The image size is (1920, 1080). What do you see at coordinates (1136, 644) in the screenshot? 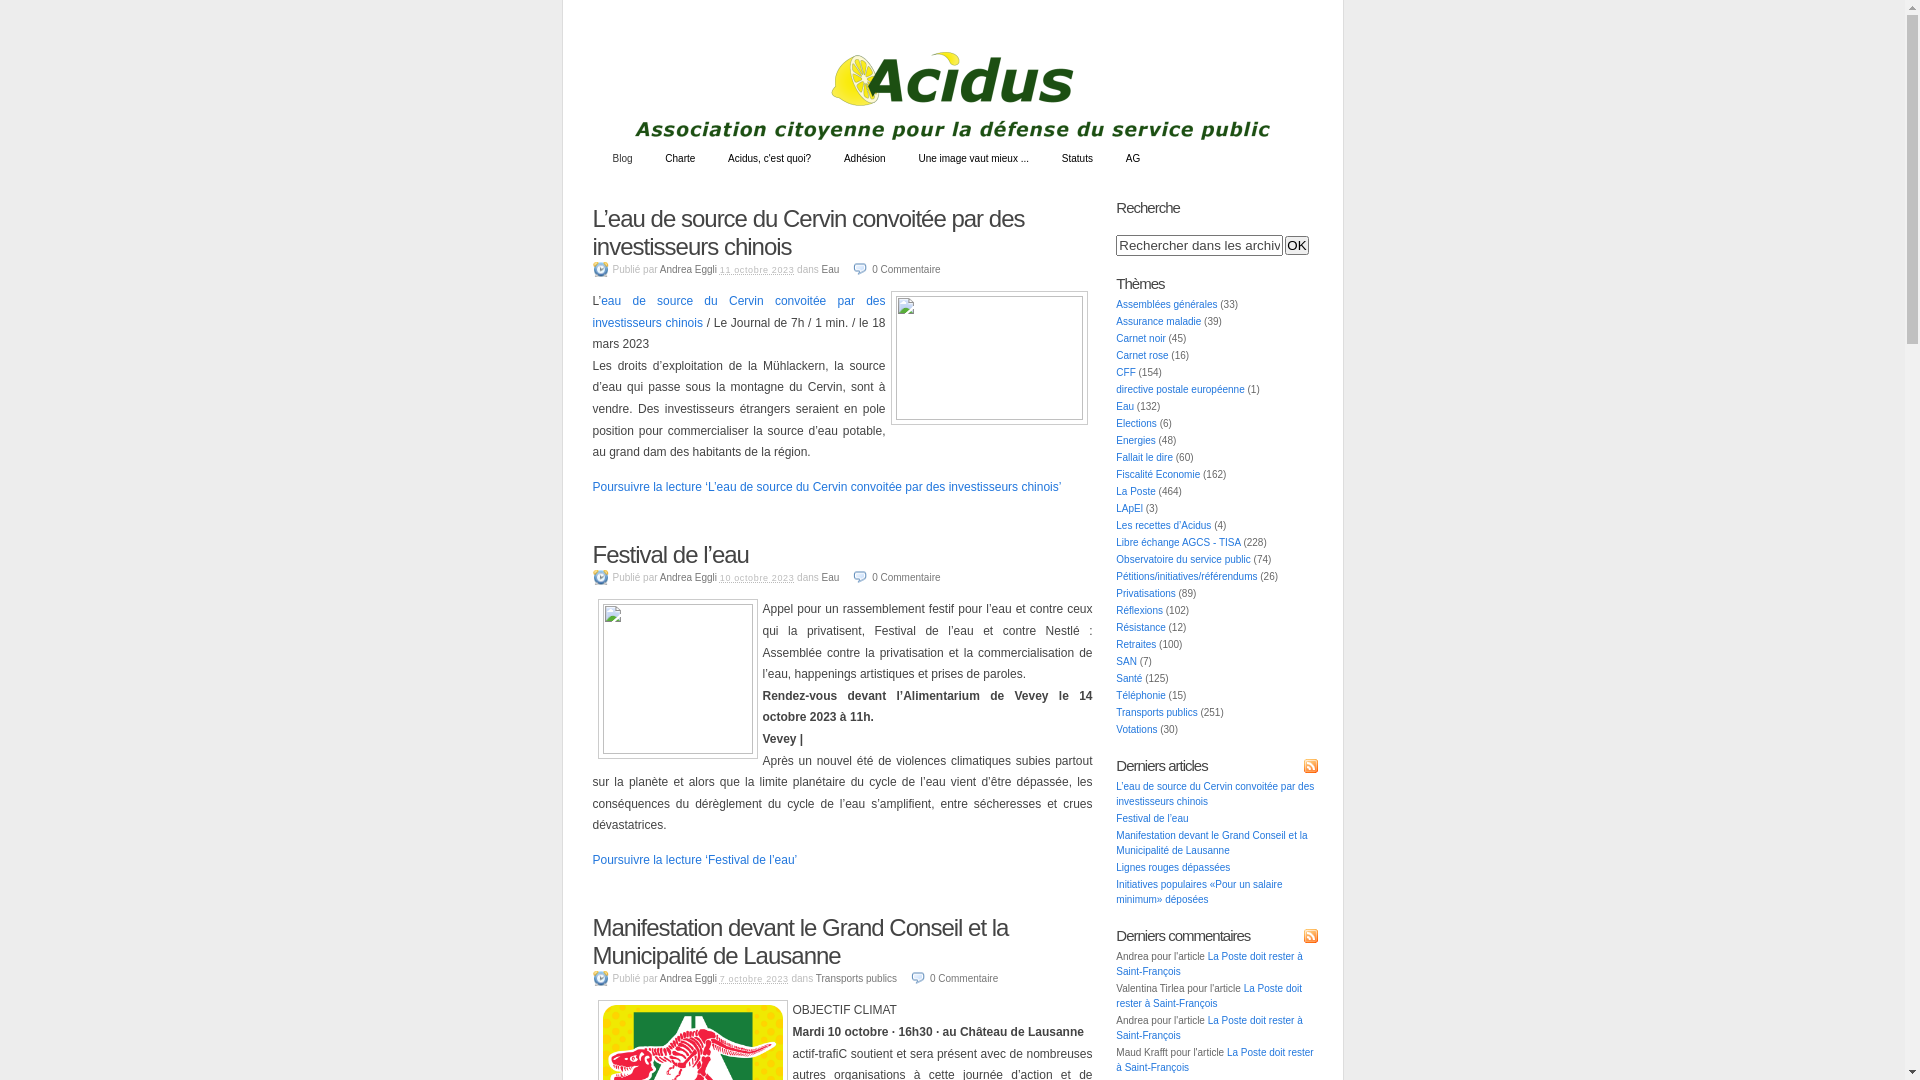
I see `'Retraites'` at bounding box center [1136, 644].